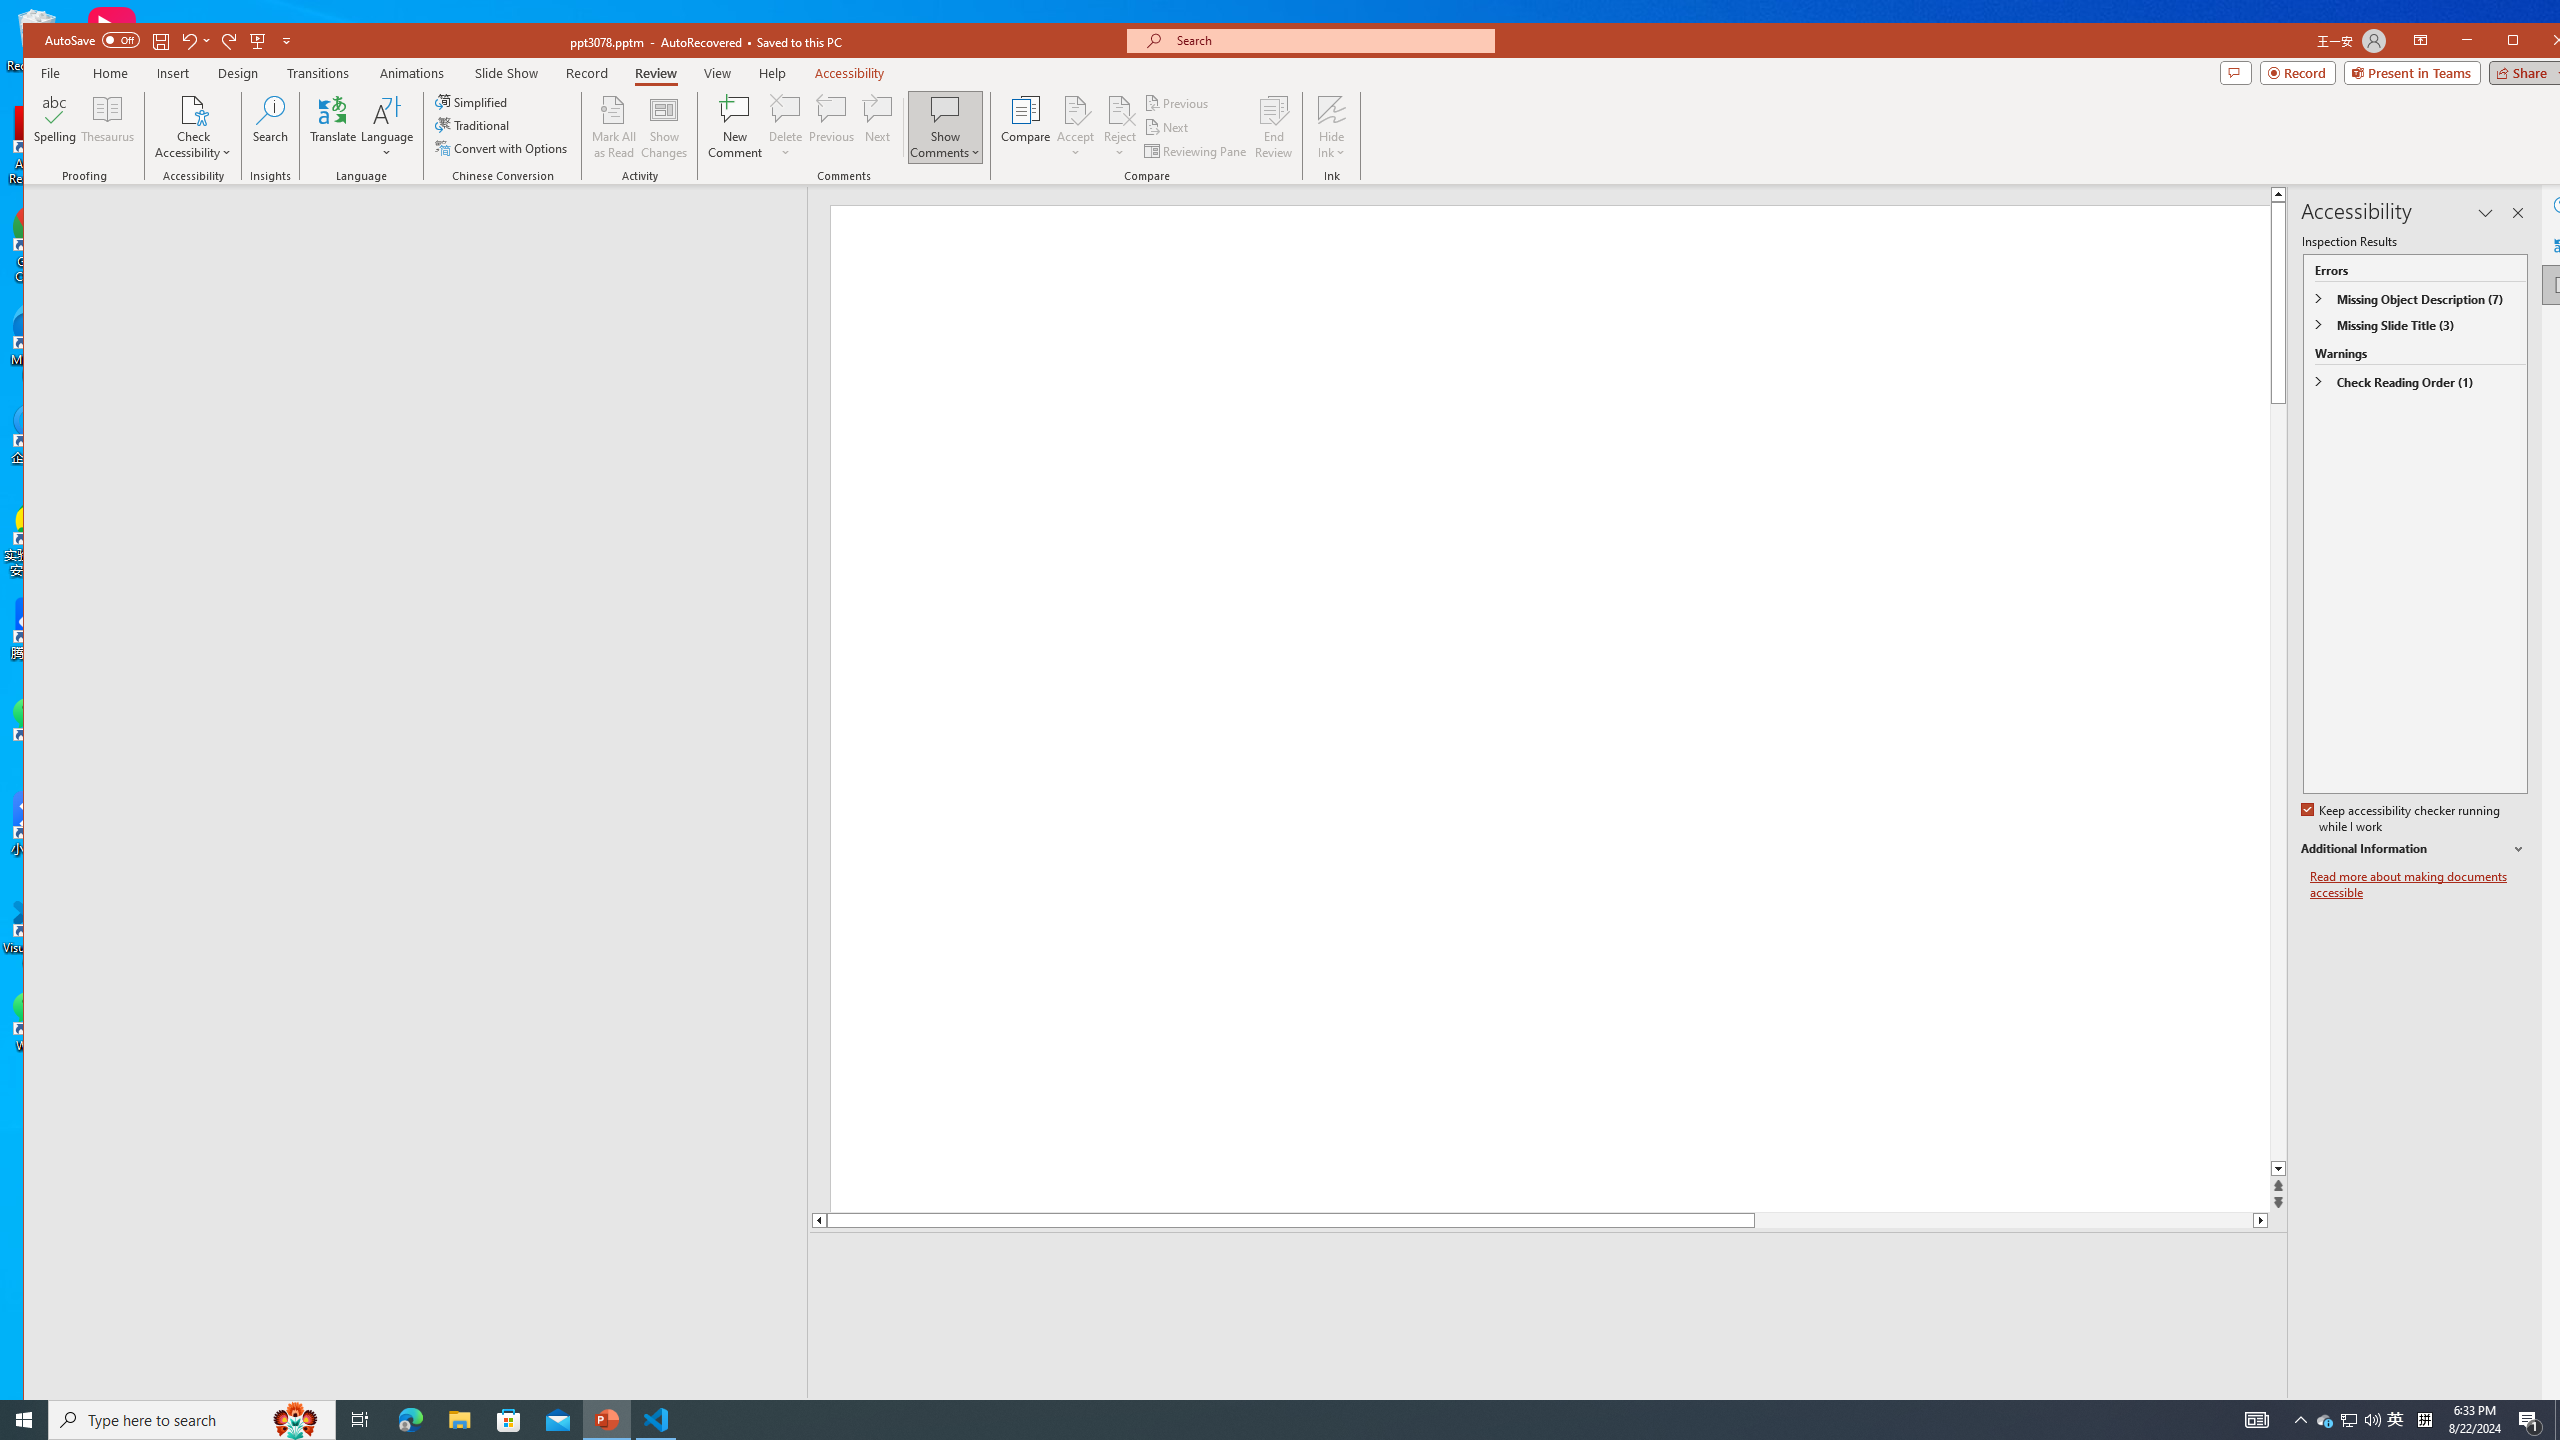  Describe the element at coordinates (1076, 108) in the screenshot. I see `'Accept Change'` at that location.